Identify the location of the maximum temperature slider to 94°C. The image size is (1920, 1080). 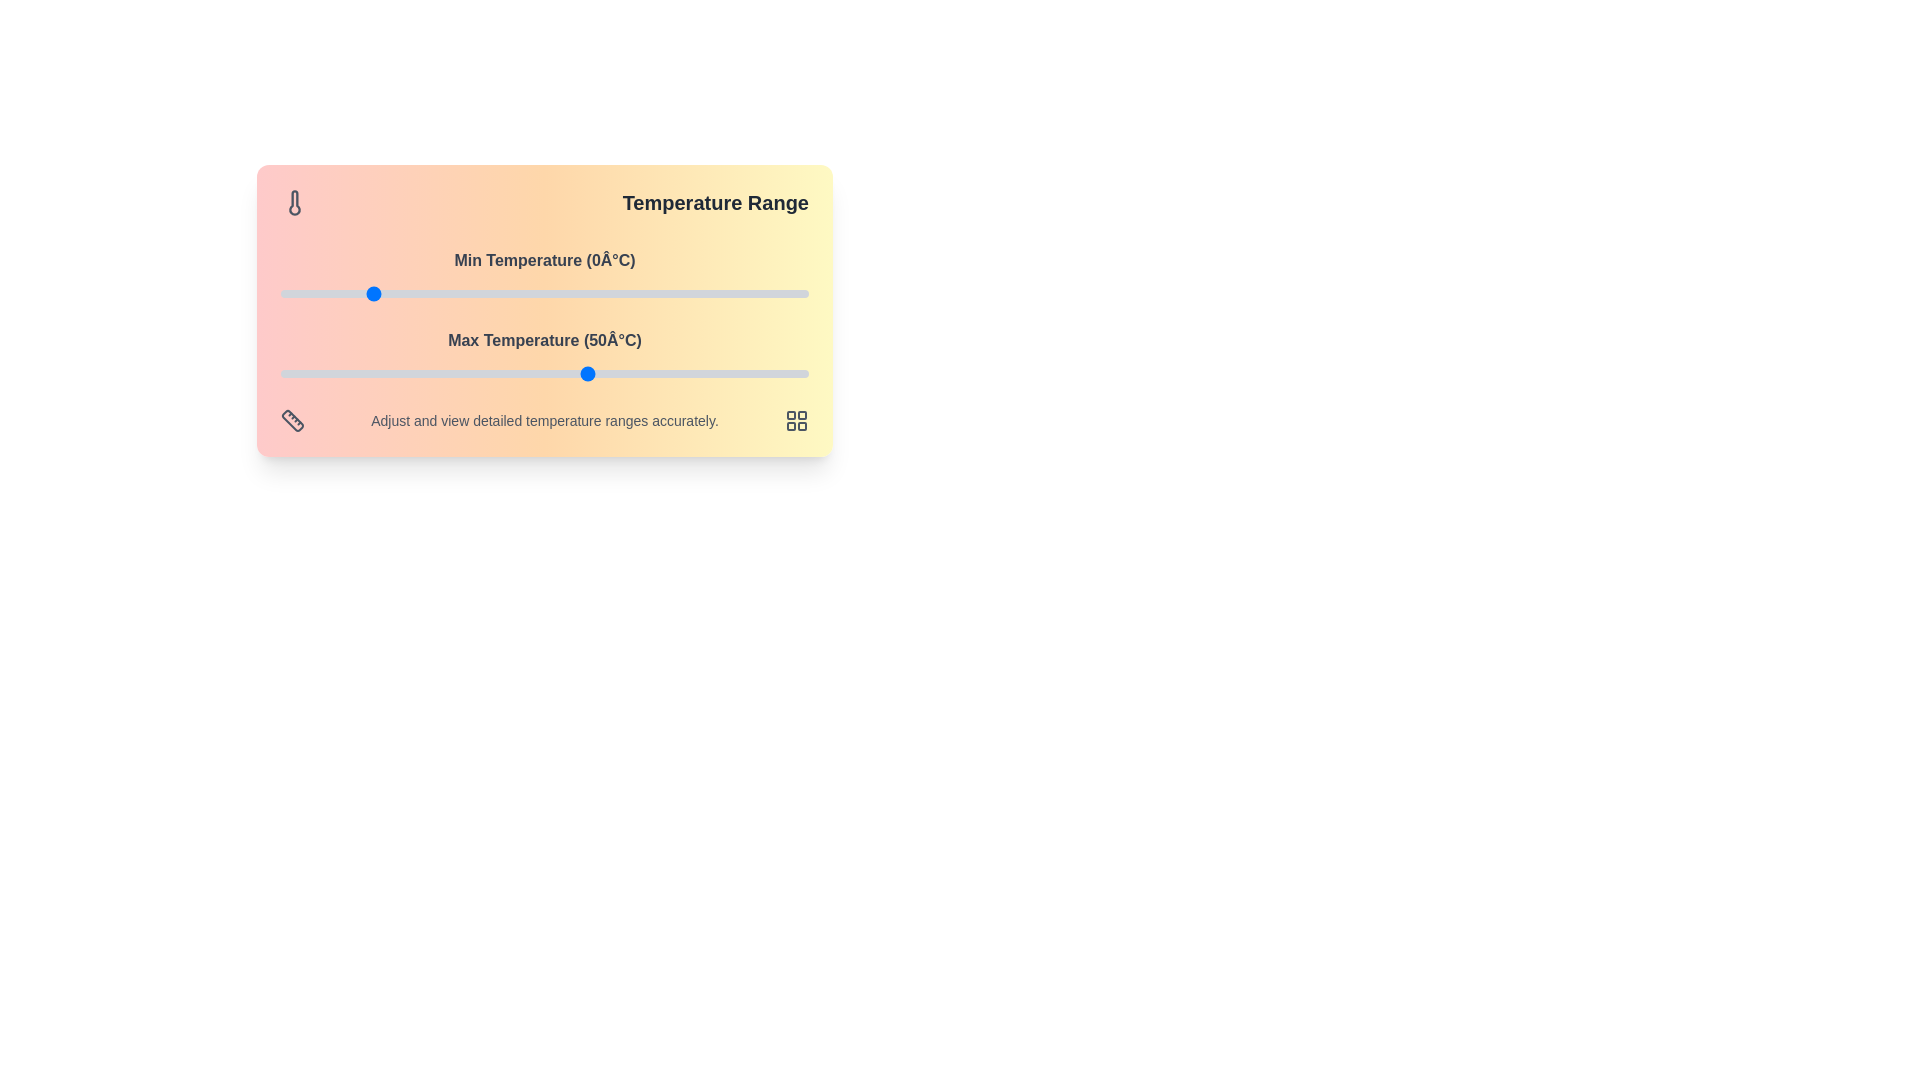
(781, 374).